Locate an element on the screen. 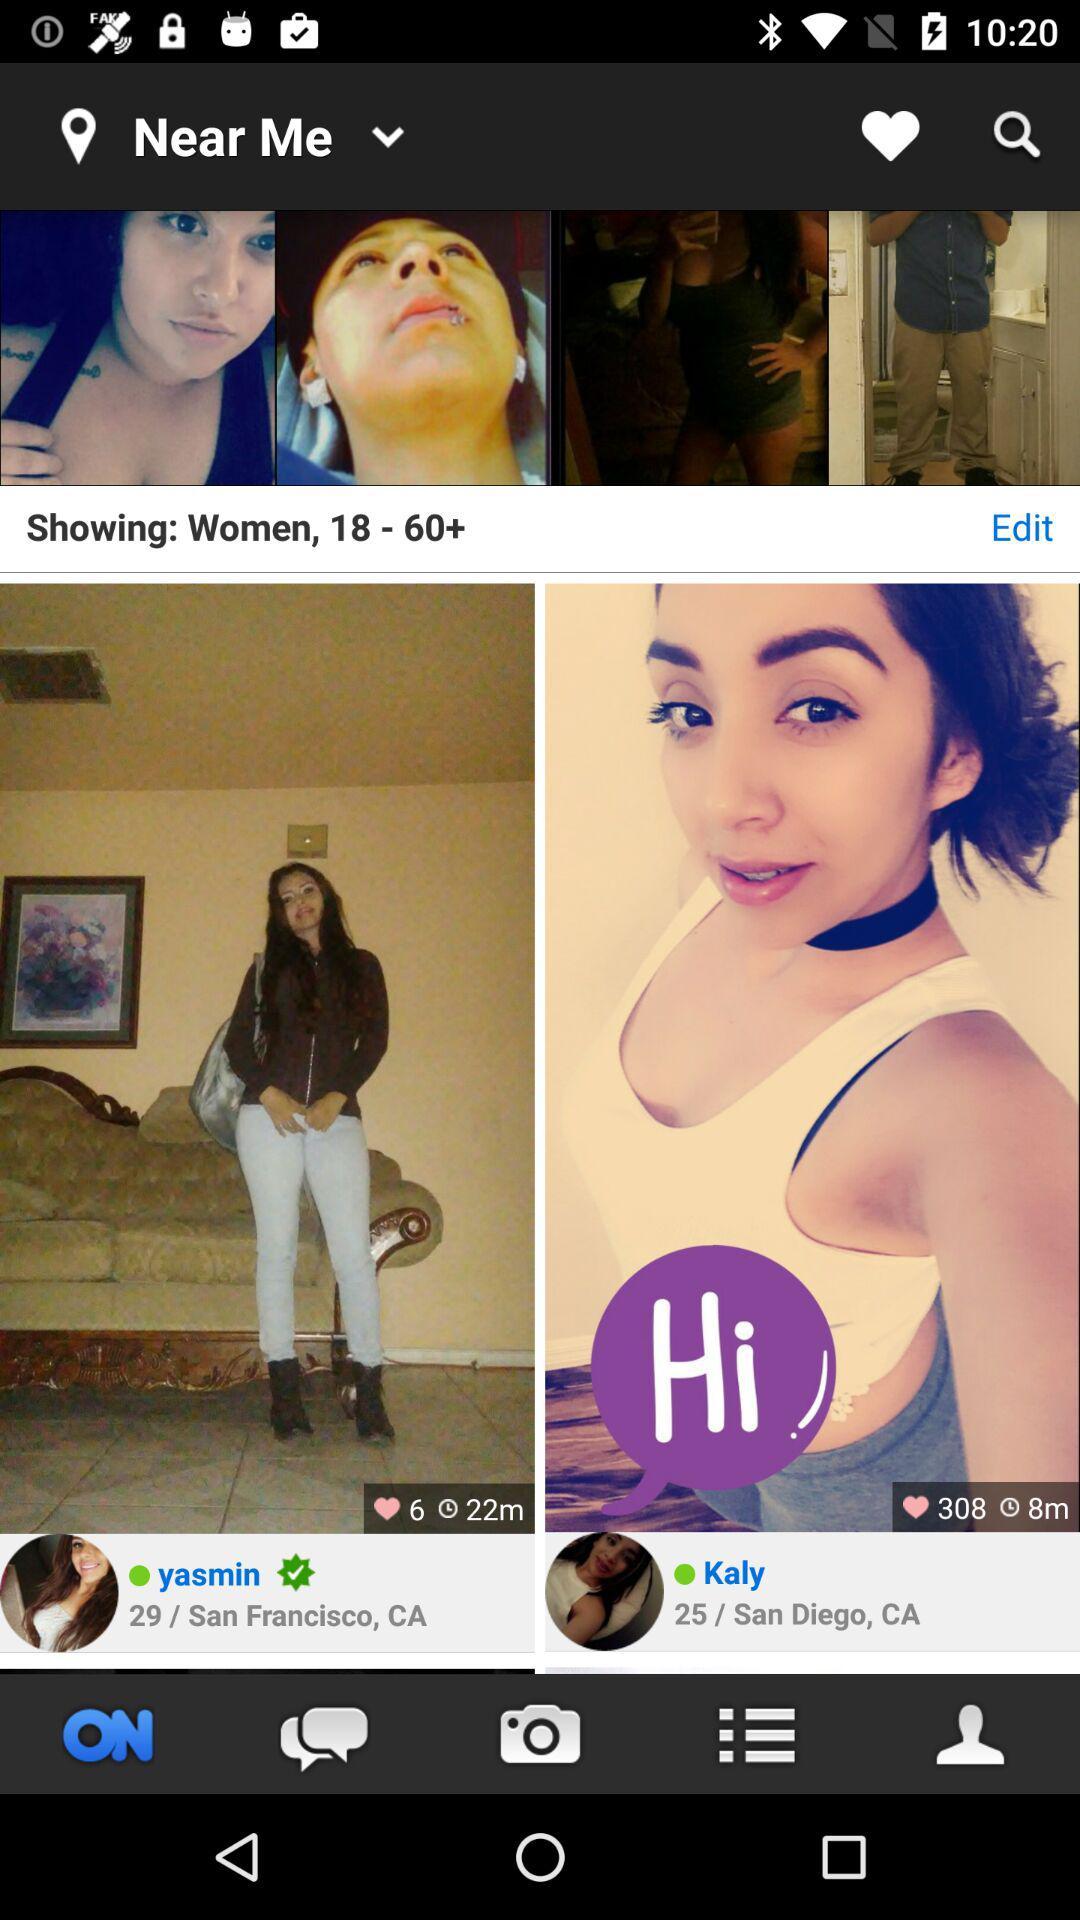  item above the showing women 18 icon is located at coordinates (952, 348).